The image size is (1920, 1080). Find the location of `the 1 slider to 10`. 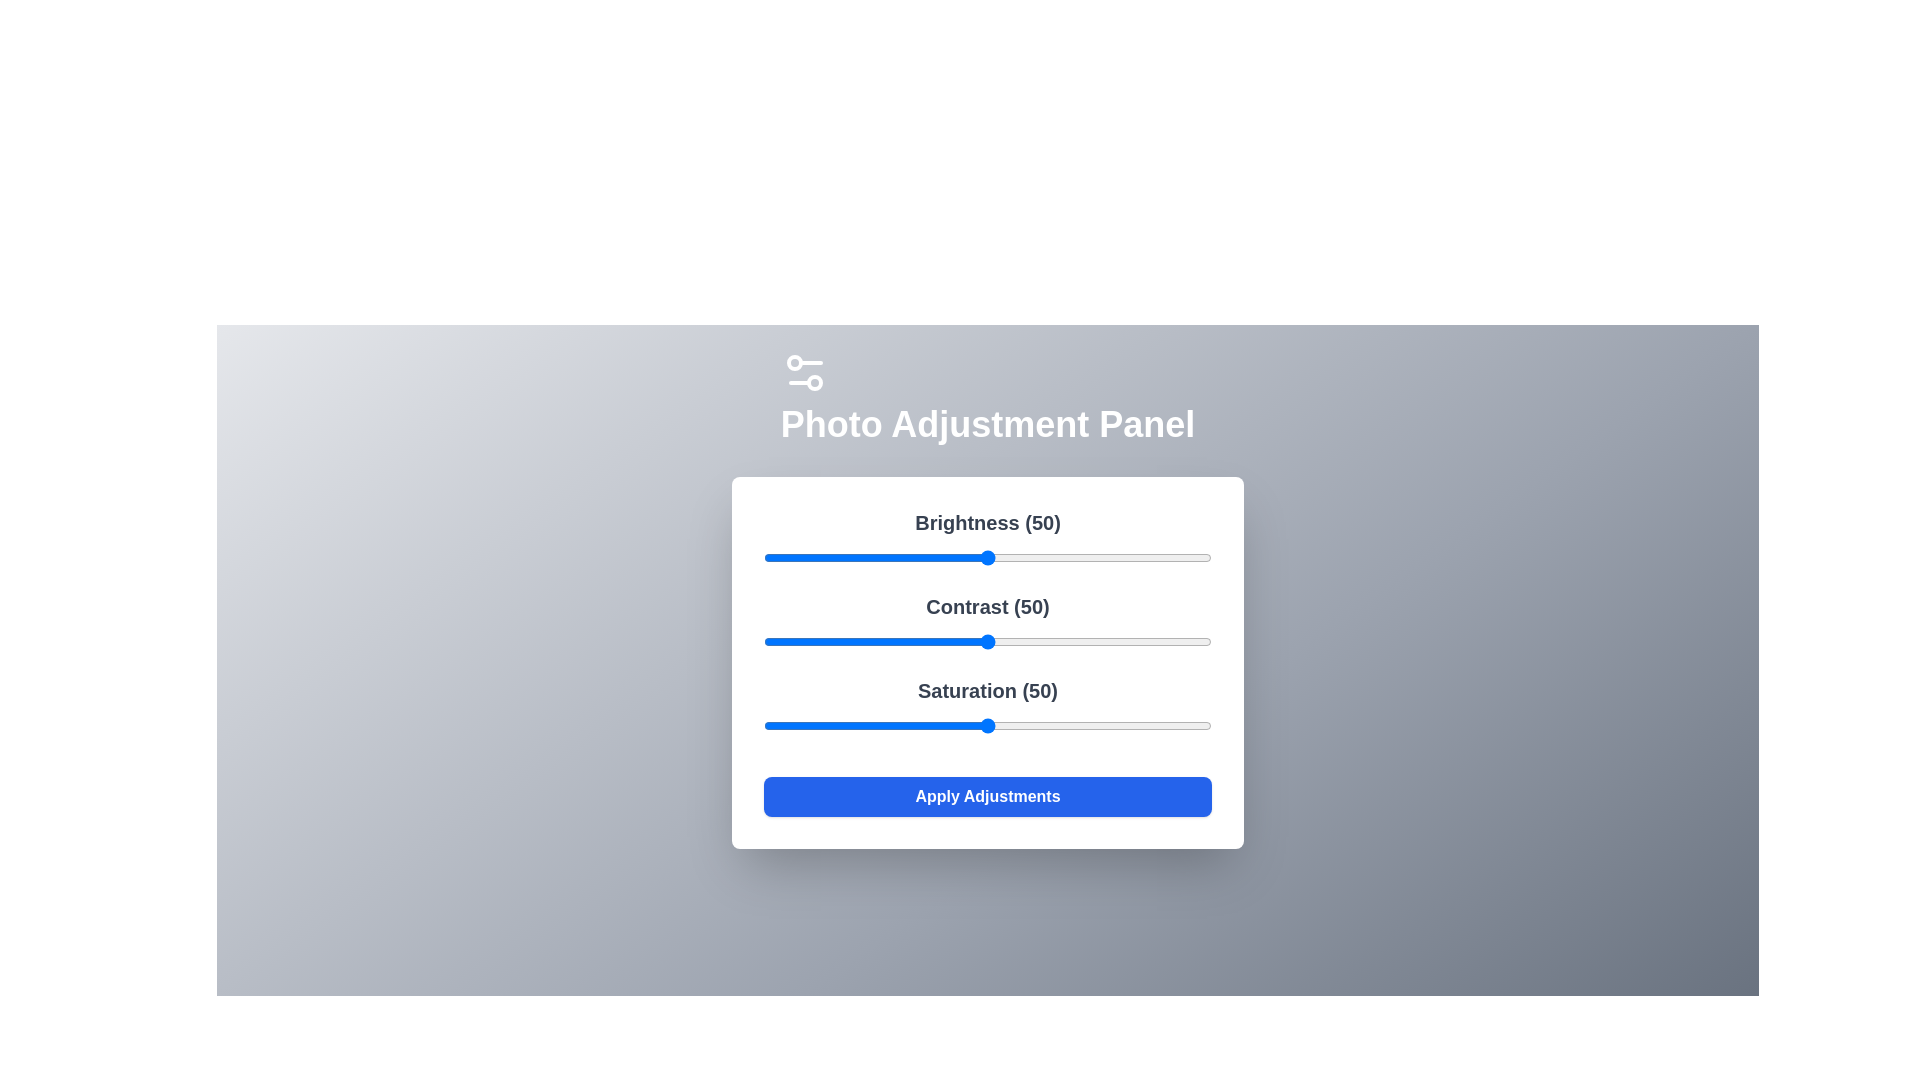

the 1 slider to 10 is located at coordinates (808, 641).